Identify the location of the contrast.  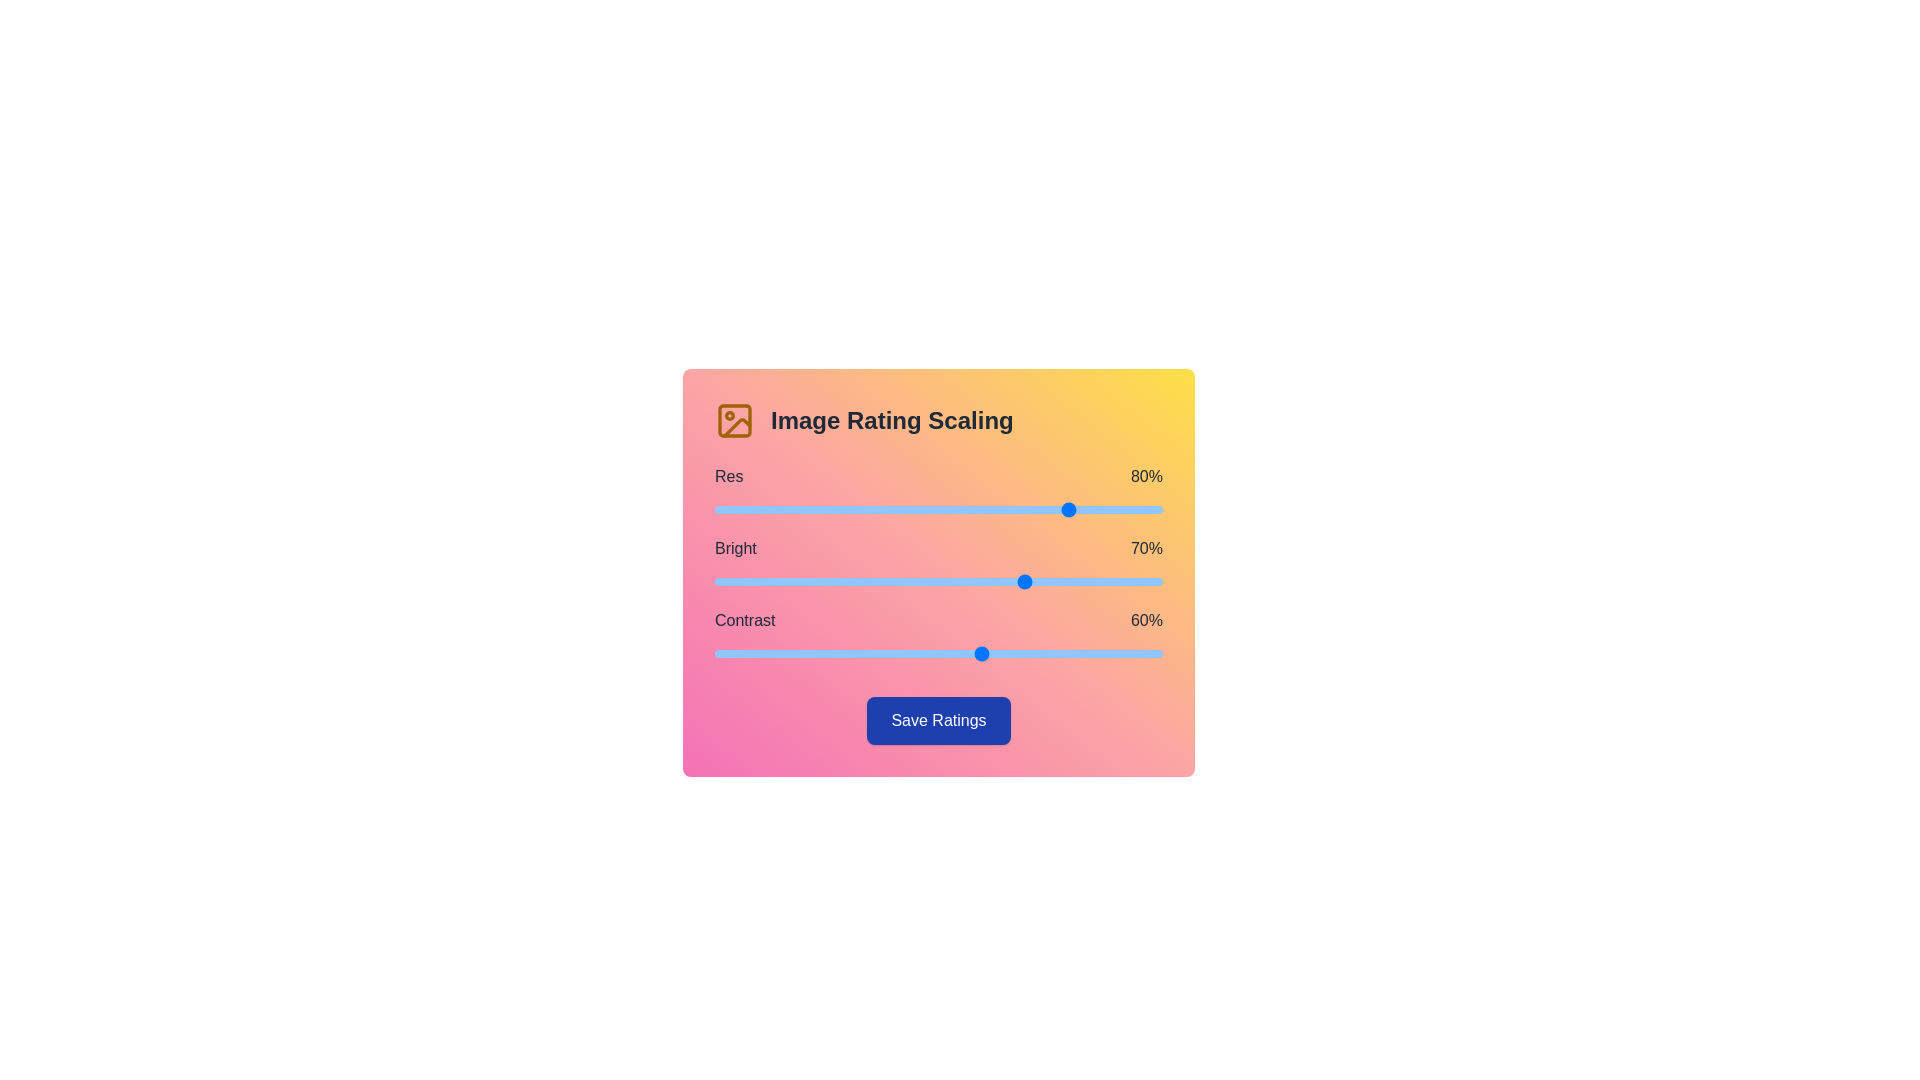
(754, 654).